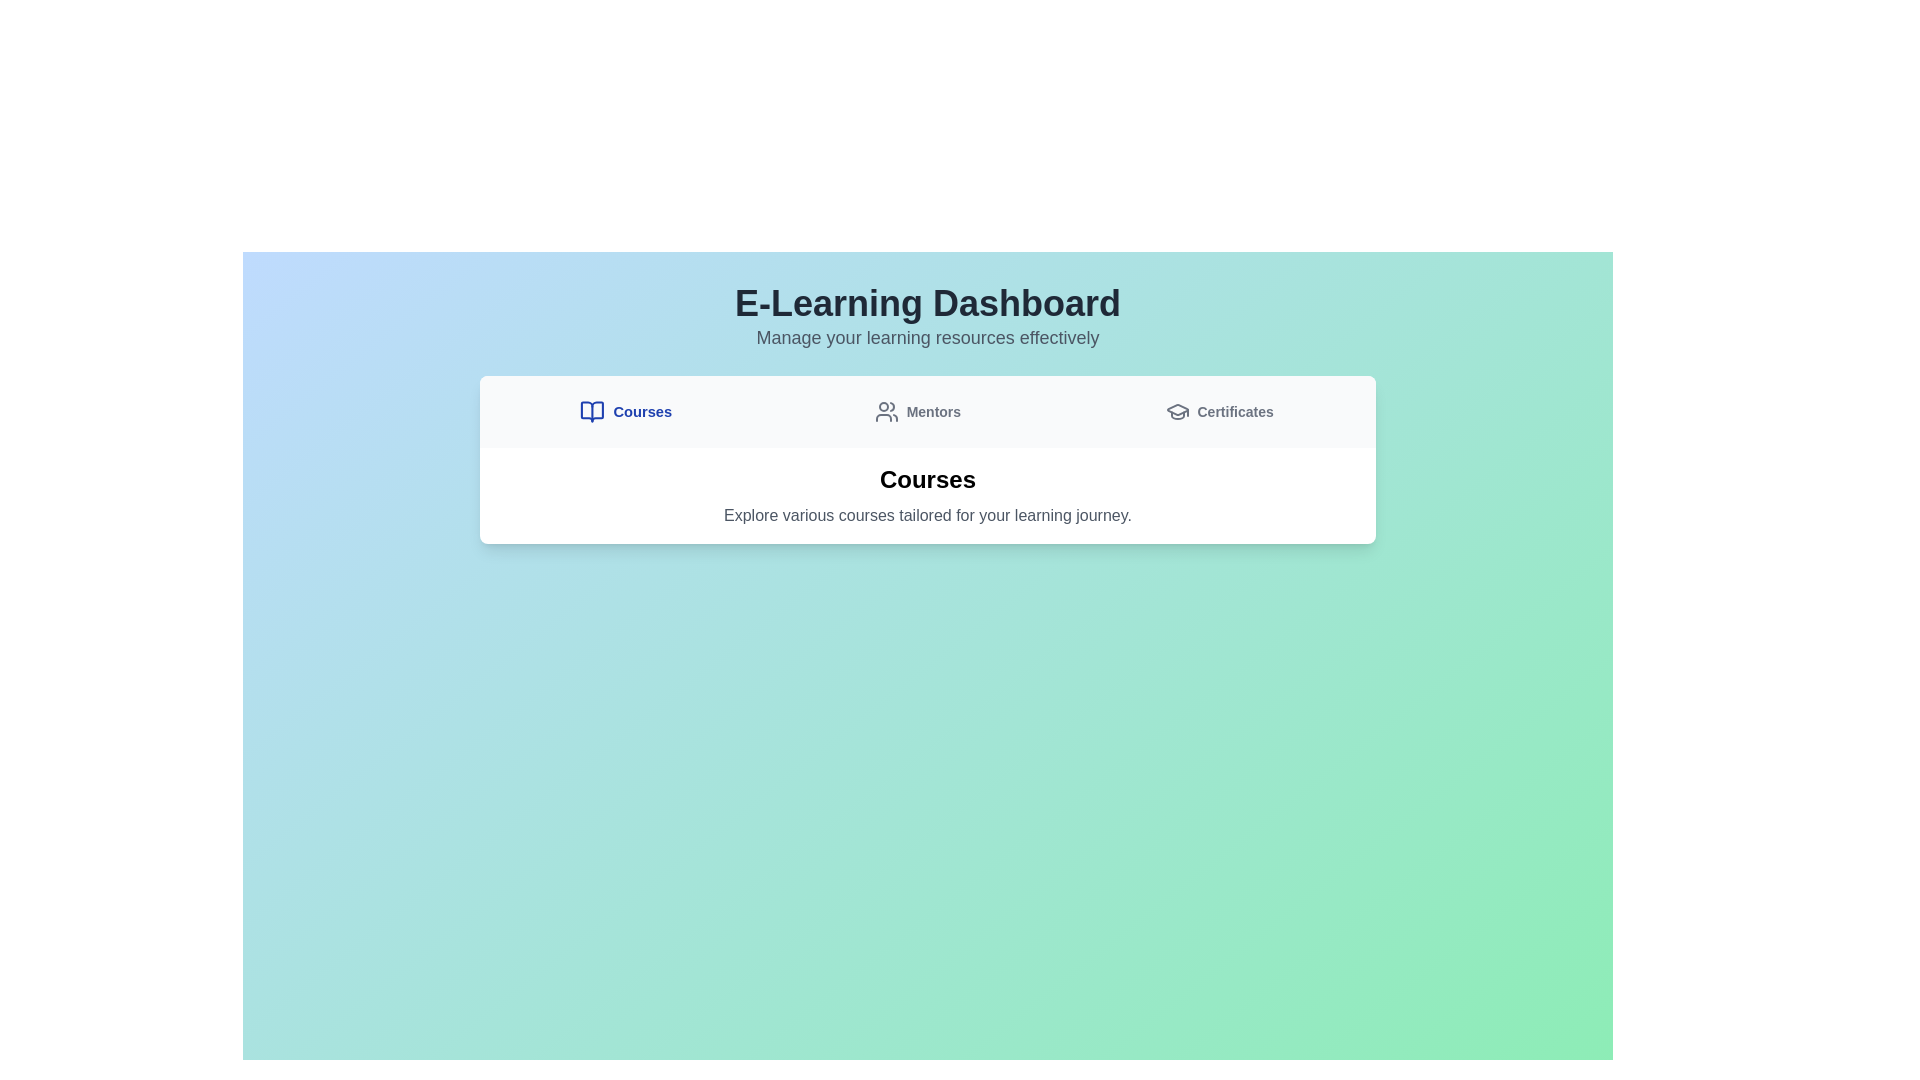 The image size is (1920, 1080). What do you see at coordinates (1218, 411) in the screenshot?
I see `the 'Certificates' tab to view the certificates section` at bounding box center [1218, 411].